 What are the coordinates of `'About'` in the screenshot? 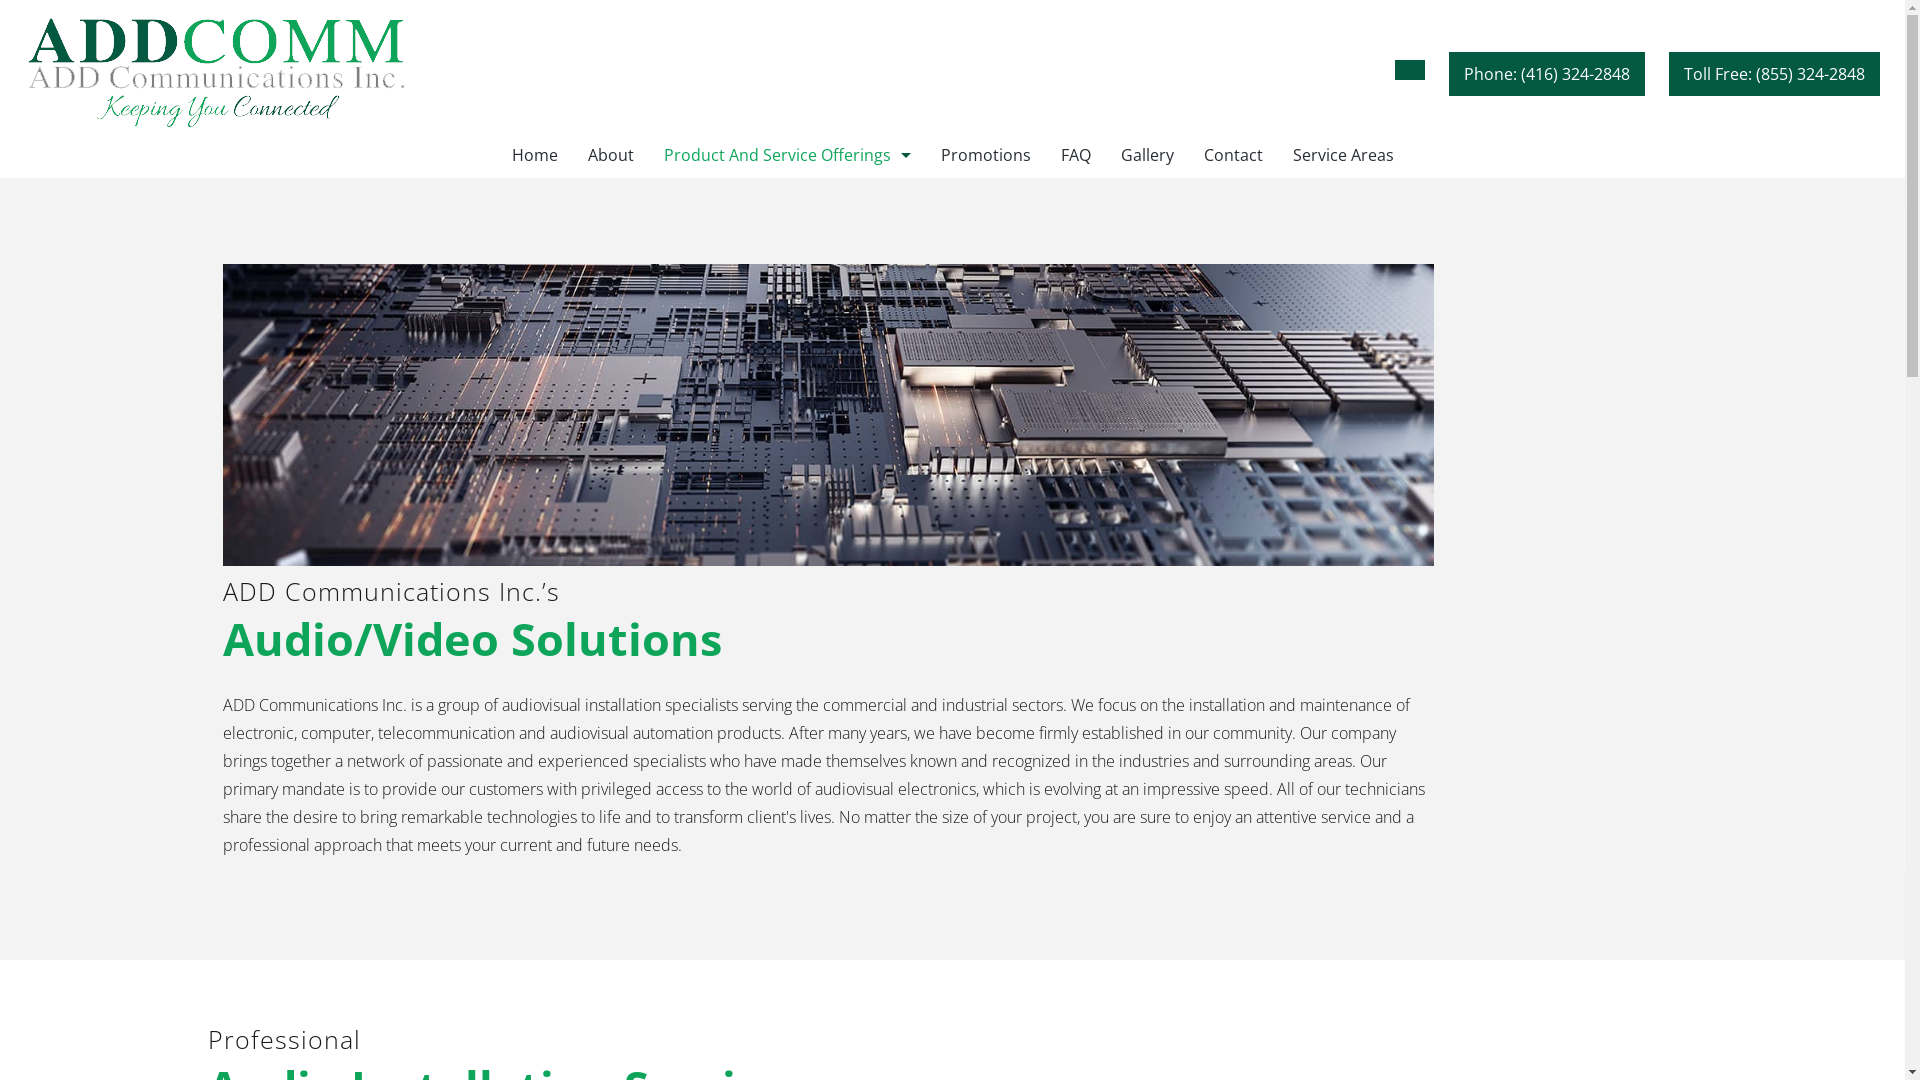 It's located at (608, 154).